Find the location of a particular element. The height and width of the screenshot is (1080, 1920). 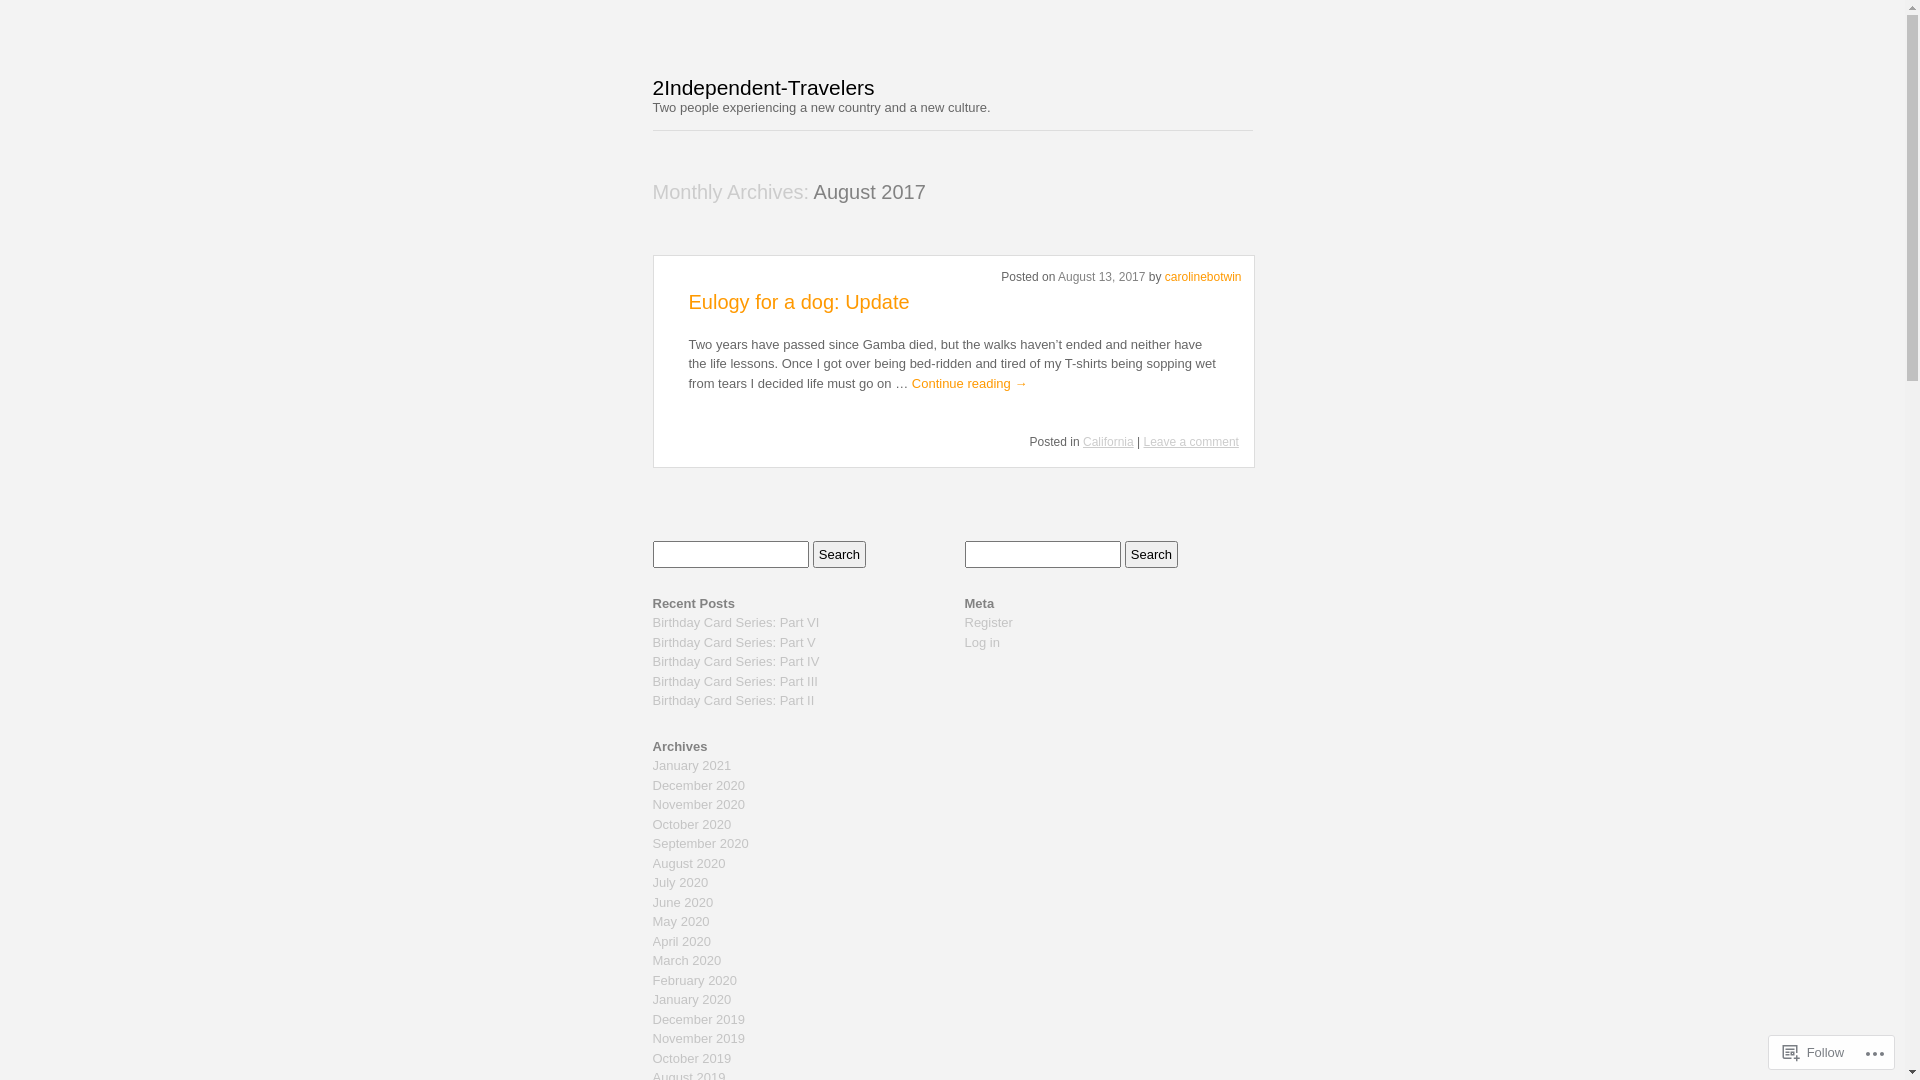

'2Independent-Travelers' is located at coordinates (762, 86).